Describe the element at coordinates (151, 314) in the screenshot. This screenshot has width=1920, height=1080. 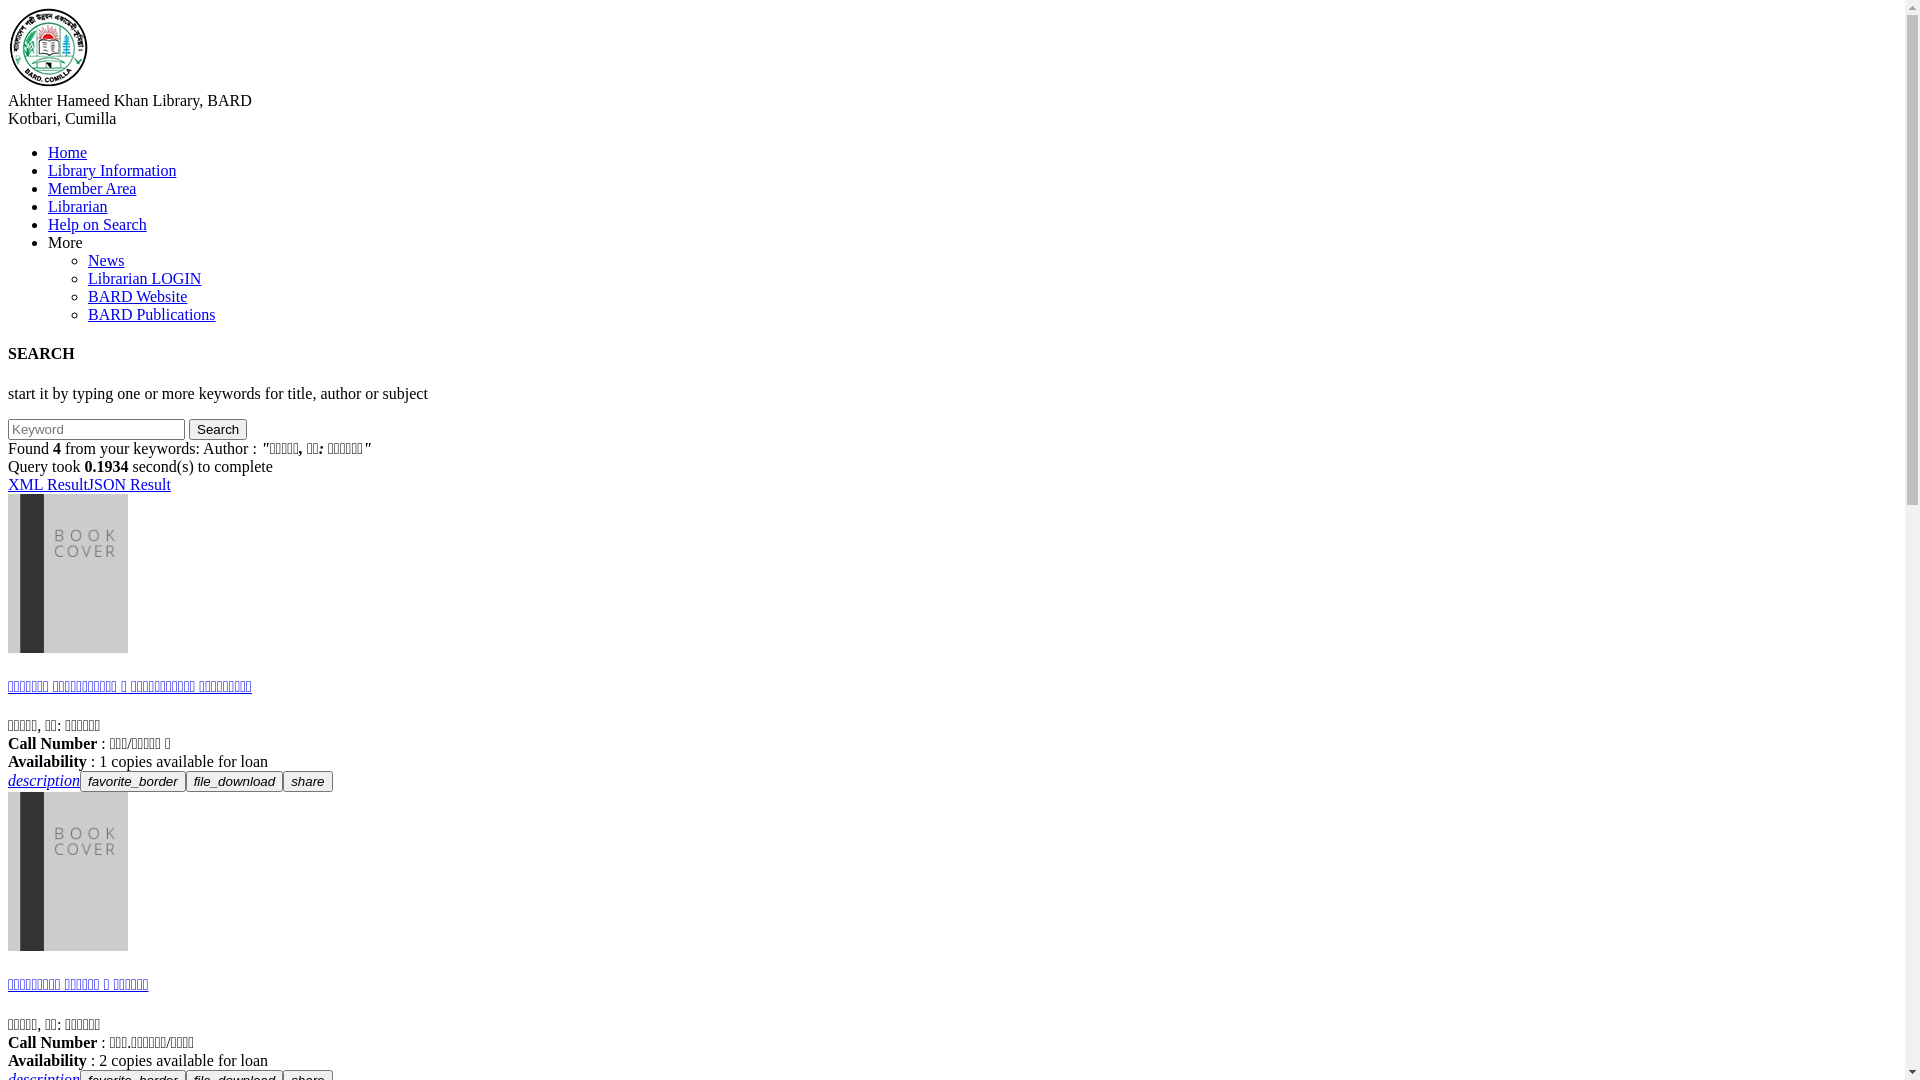
I see `'BARD Publications'` at that location.